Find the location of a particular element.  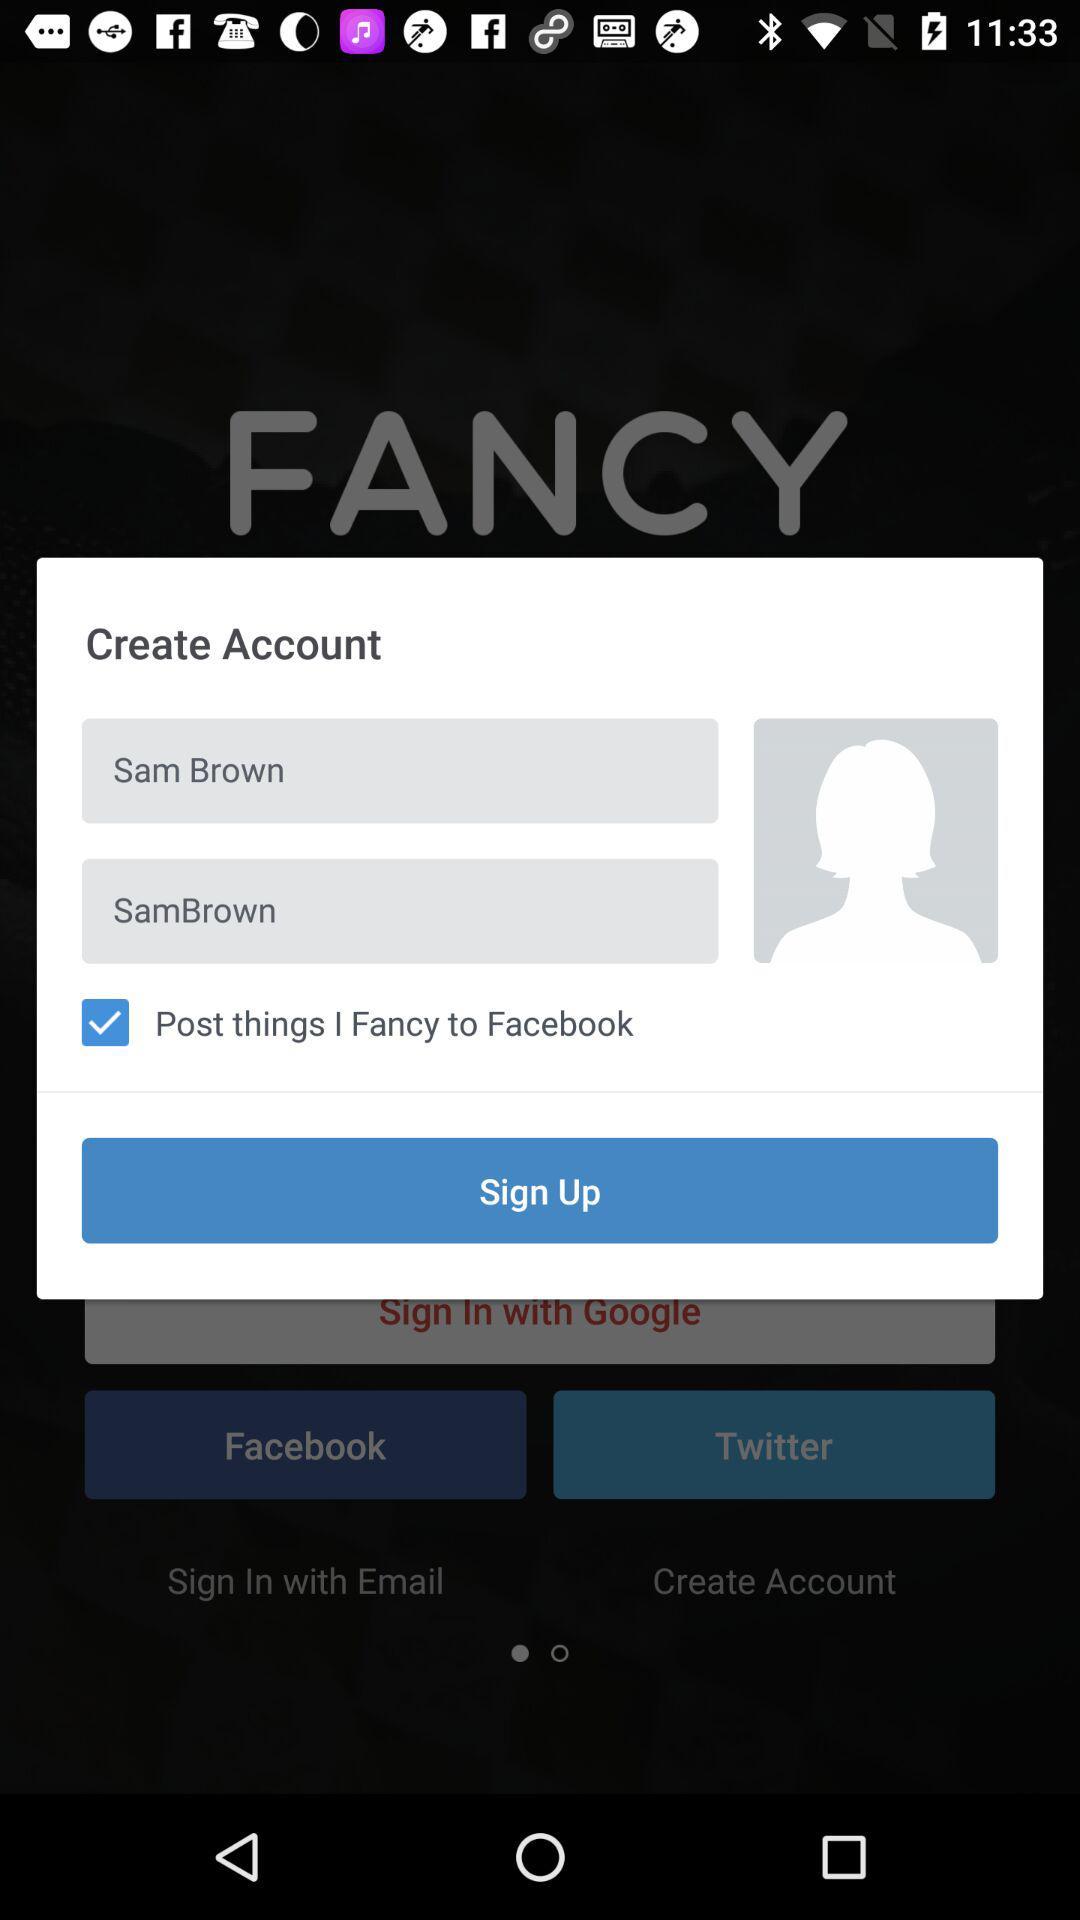

the sam brown icon is located at coordinates (400, 770).